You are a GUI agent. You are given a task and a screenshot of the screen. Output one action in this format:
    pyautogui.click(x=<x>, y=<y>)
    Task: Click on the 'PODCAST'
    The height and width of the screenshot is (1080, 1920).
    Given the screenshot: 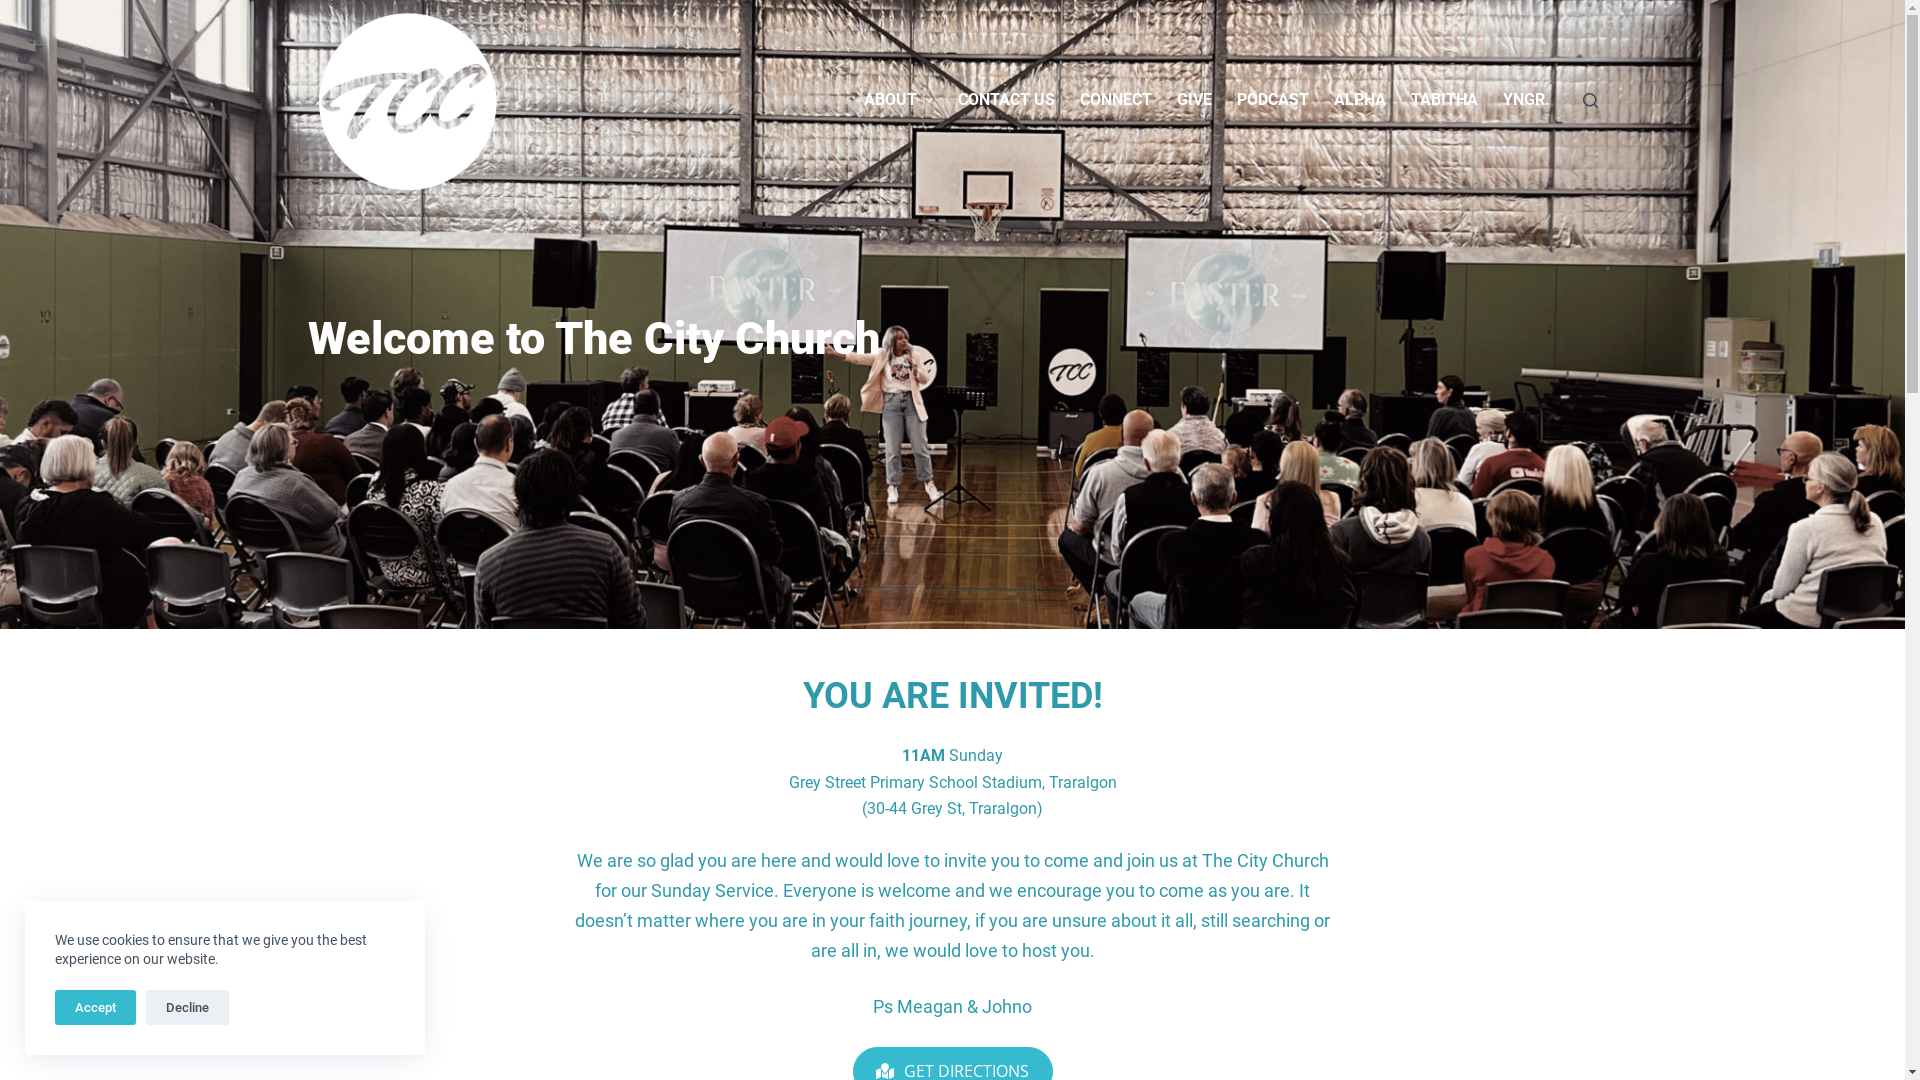 What is the action you would take?
    pyautogui.click(x=1271, y=100)
    